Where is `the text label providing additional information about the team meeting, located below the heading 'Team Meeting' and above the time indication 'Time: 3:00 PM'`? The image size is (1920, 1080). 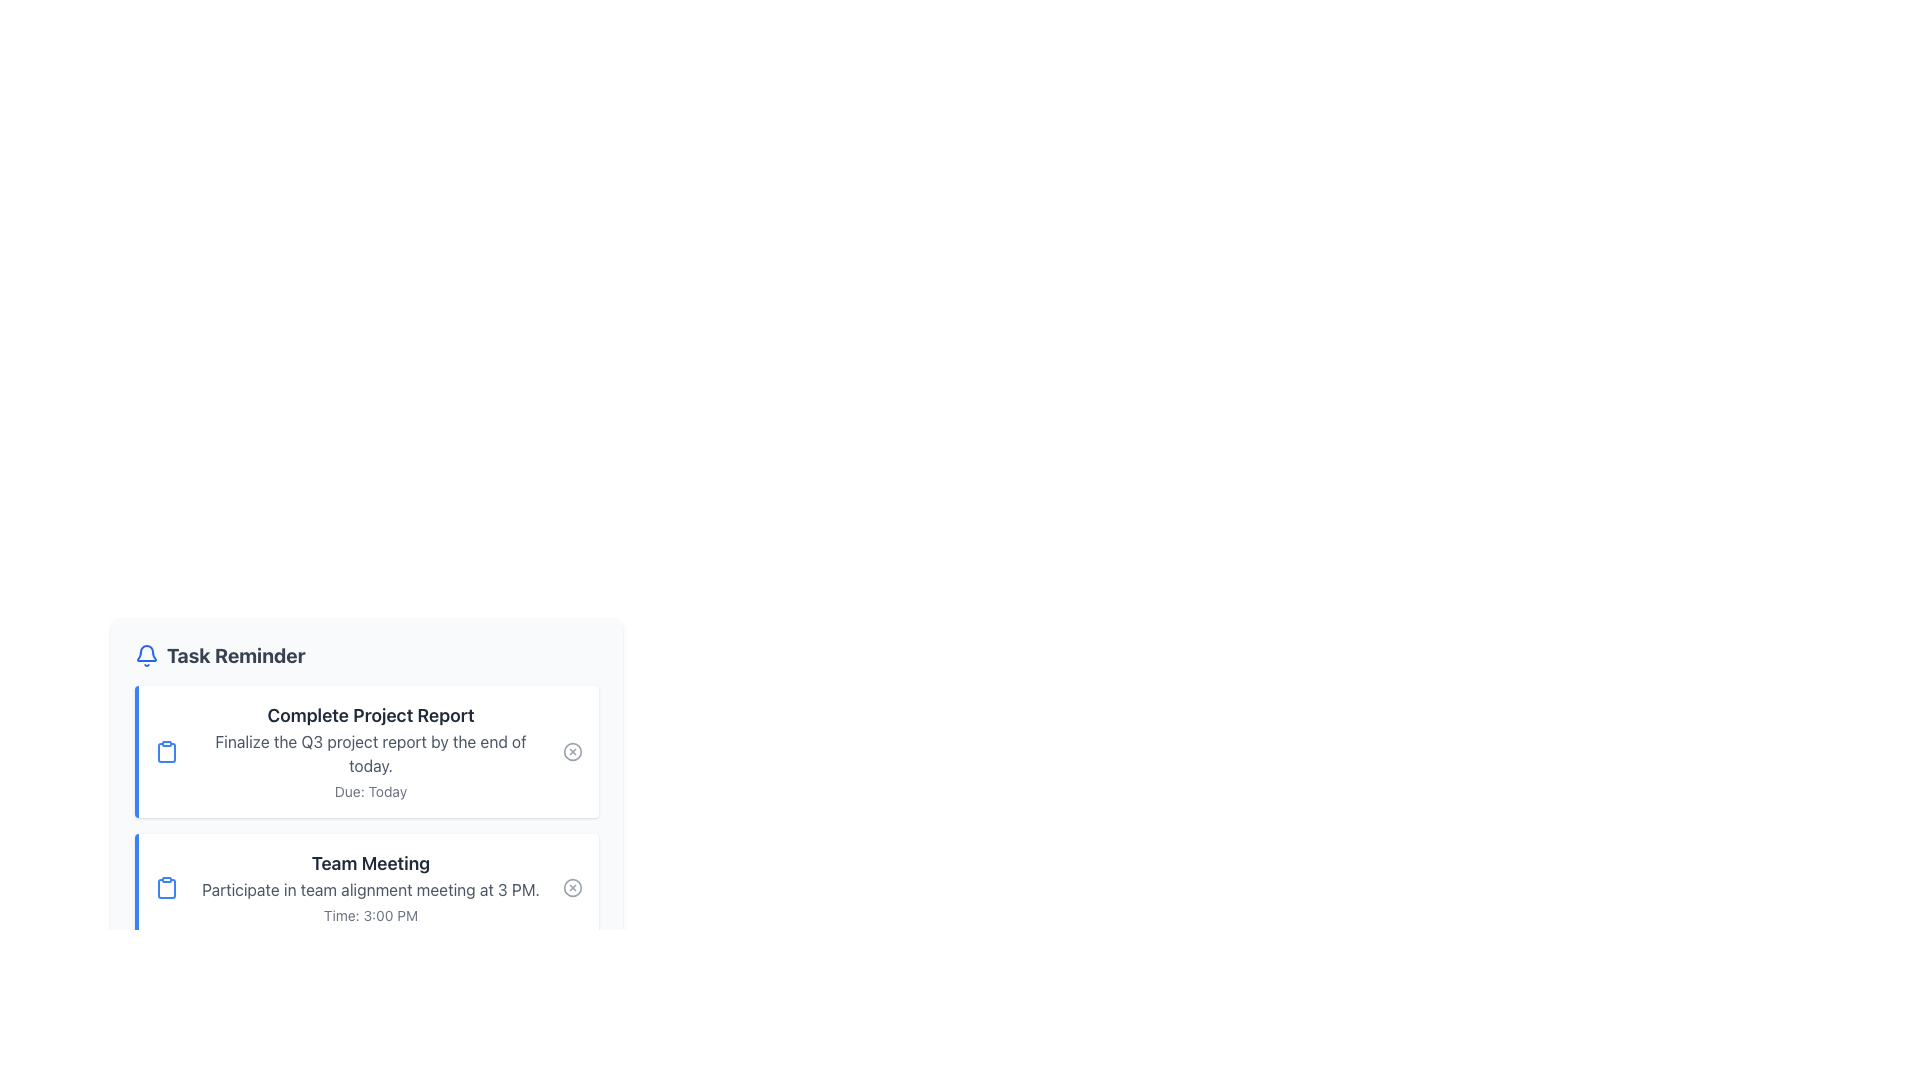 the text label providing additional information about the team meeting, located below the heading 'Team Meeting' and above the time indication 'Time: 3:00 PM' is located at coordinates (370, 889).